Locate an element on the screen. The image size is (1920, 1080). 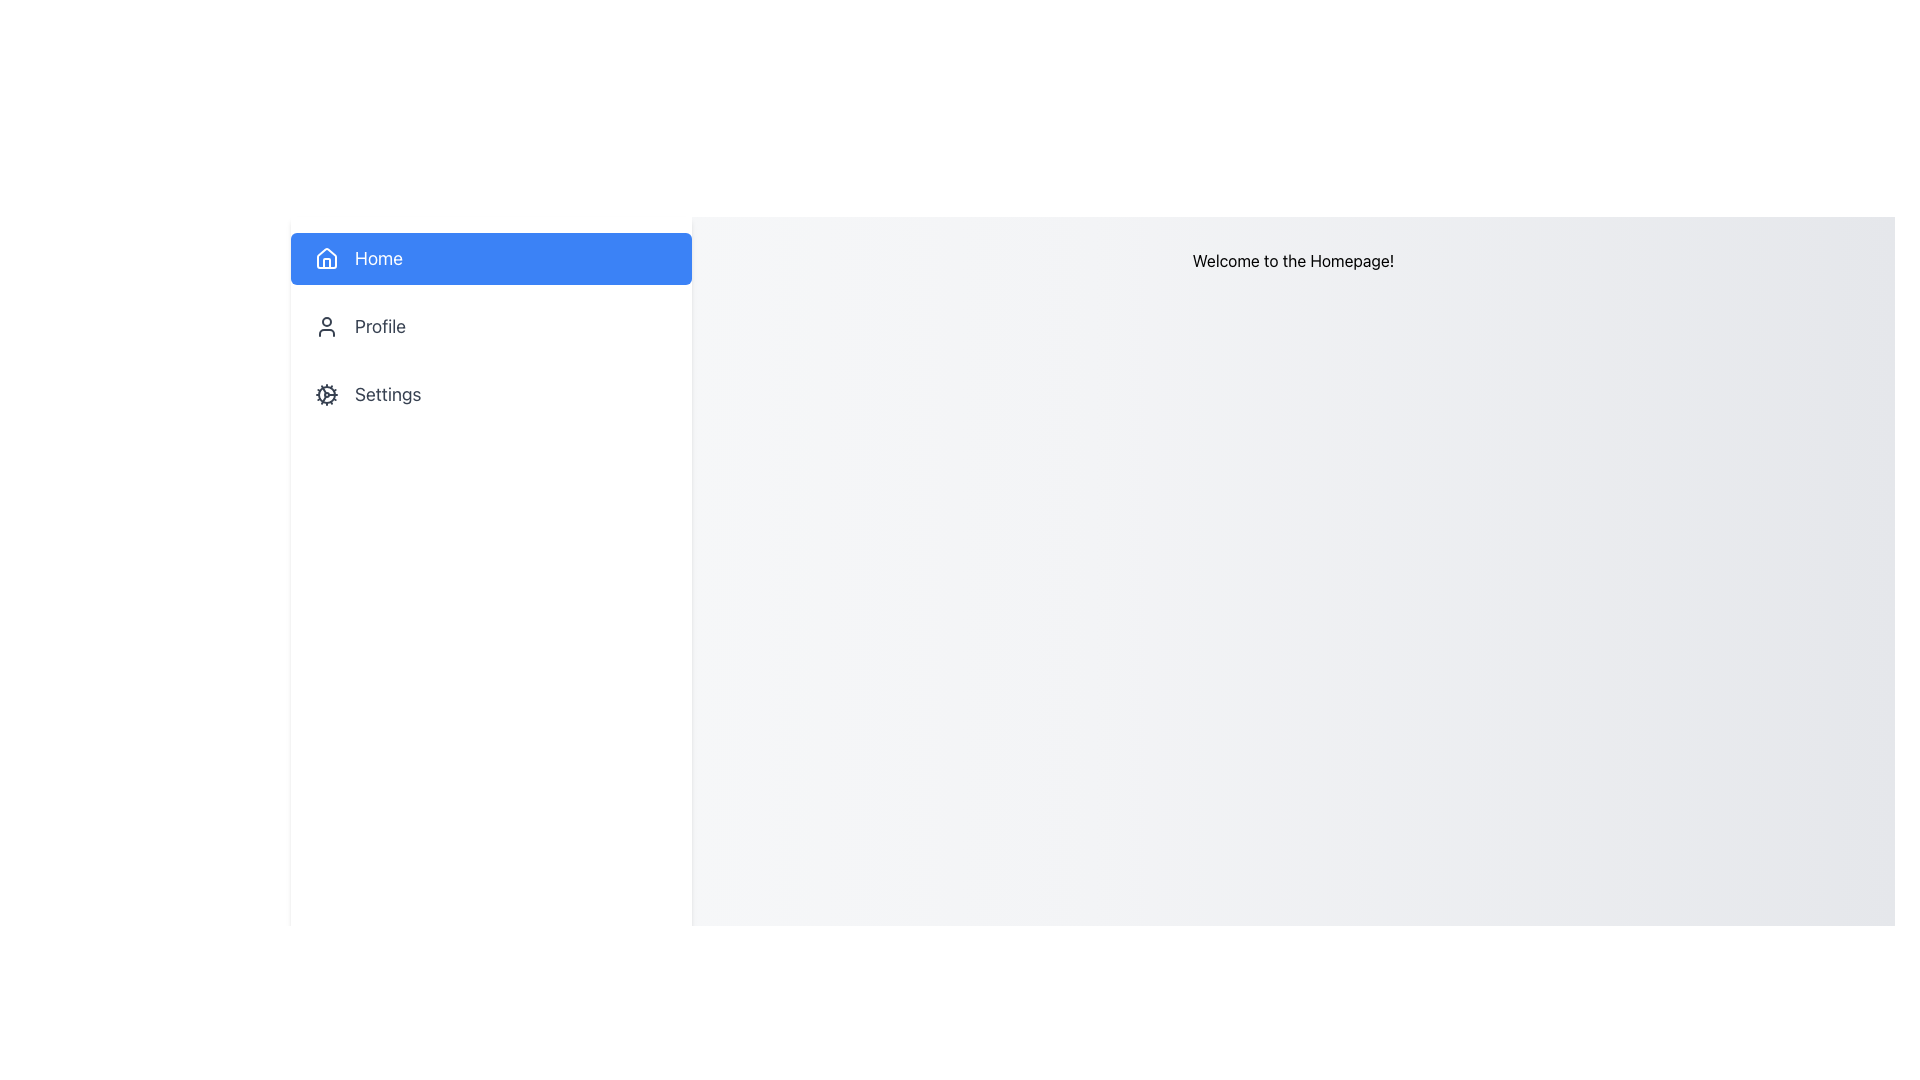
the 'Settings' button in the sidebar navigation panel for keyboard navigation is located at coordinates (491, 394).